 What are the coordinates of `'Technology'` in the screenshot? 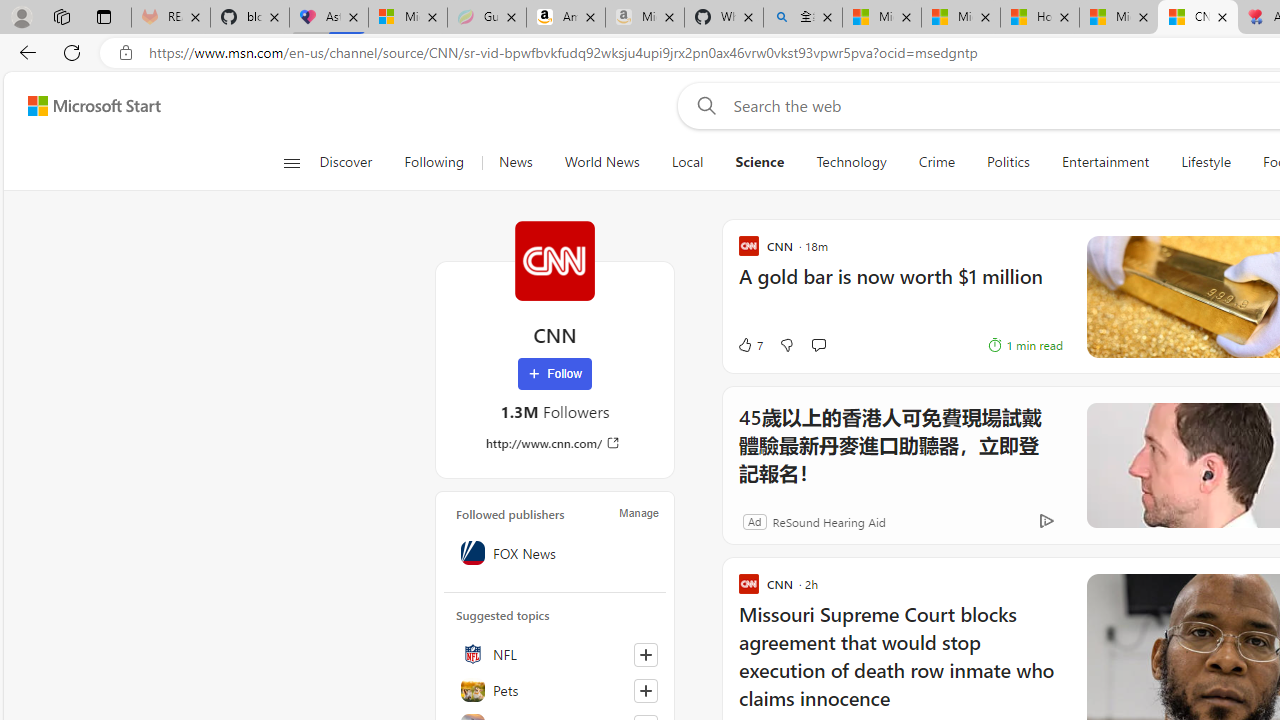 It's located at (851, 162).